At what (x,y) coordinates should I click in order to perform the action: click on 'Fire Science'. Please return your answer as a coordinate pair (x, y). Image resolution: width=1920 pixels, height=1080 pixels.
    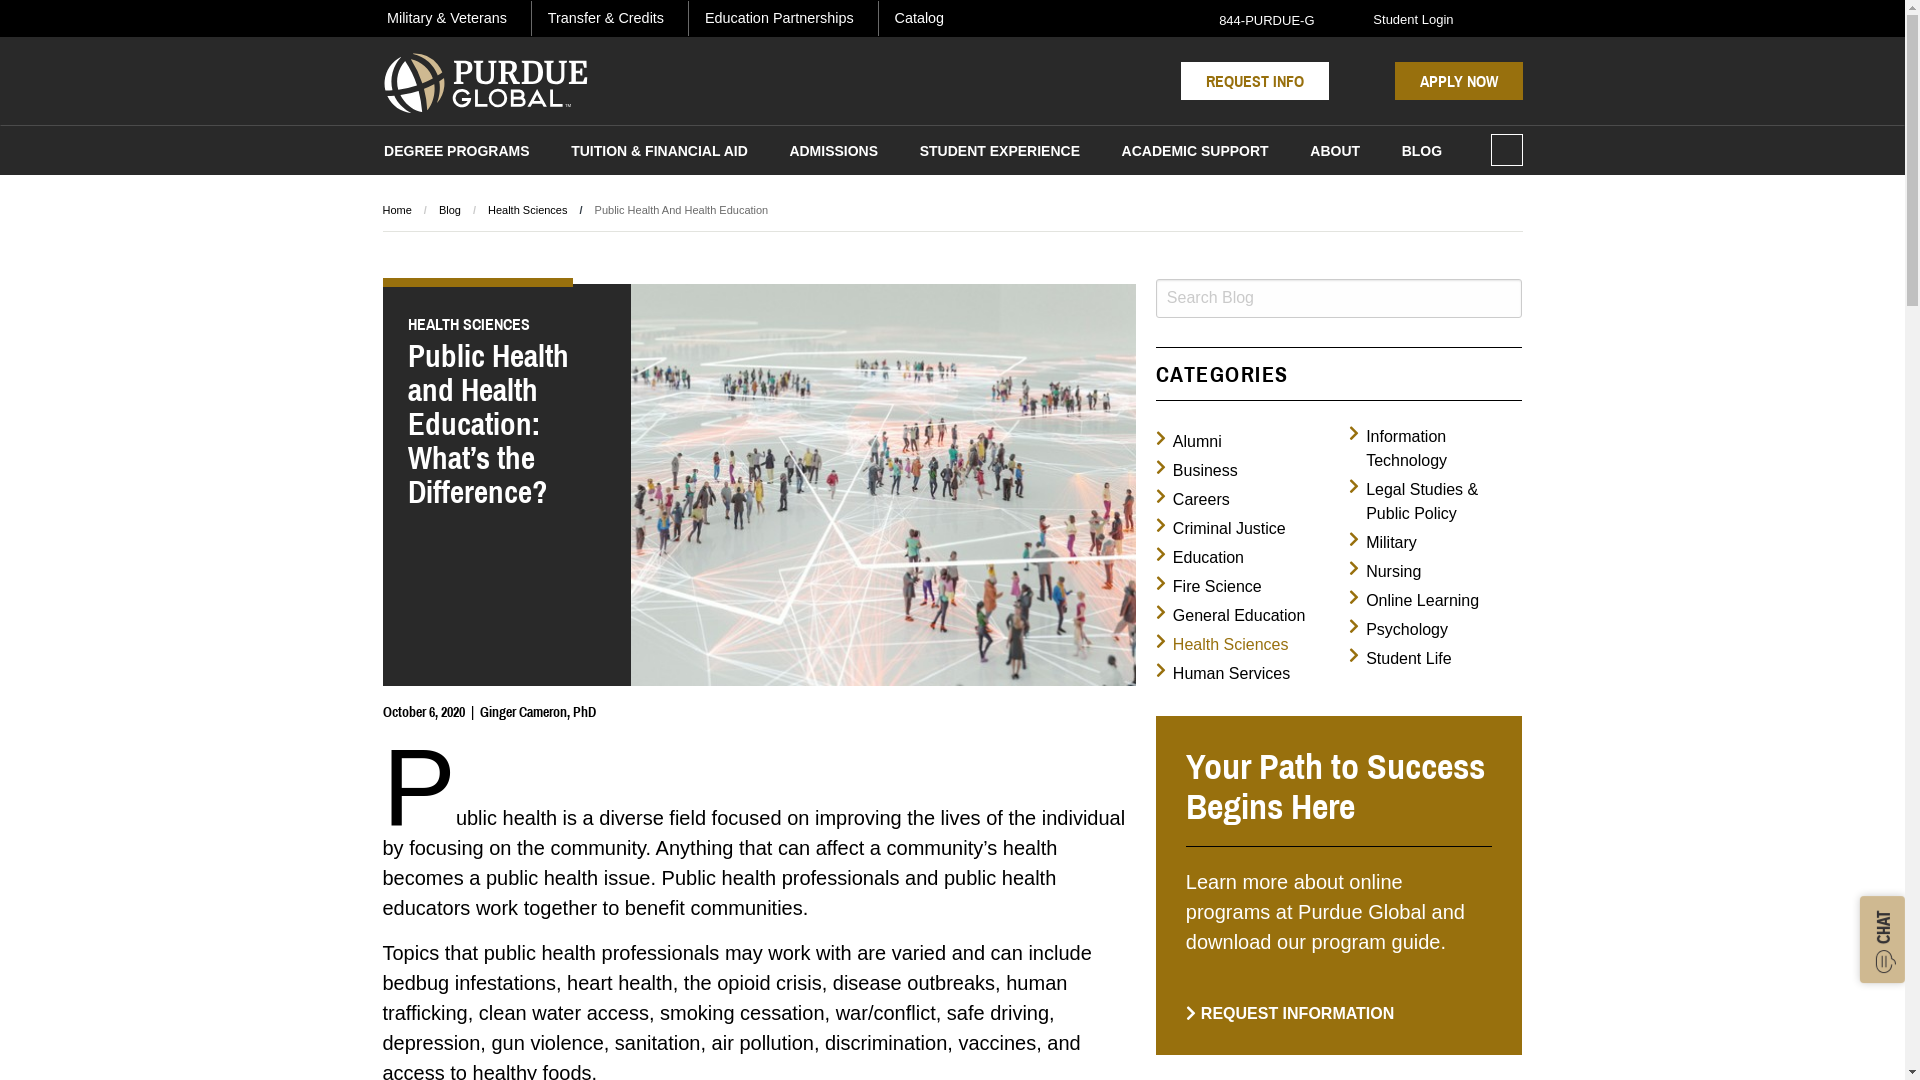
    Looking at the image, I should click on (1208, 585).